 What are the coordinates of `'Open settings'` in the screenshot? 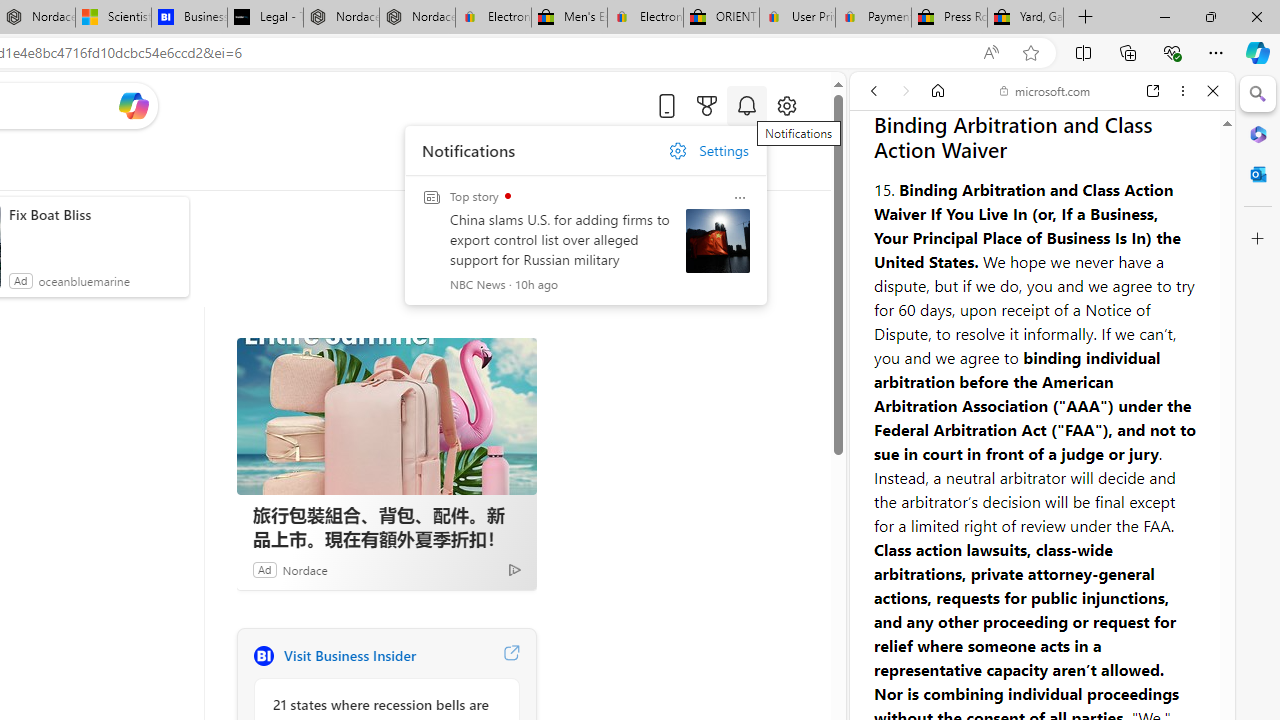 It's located at (785, 105).